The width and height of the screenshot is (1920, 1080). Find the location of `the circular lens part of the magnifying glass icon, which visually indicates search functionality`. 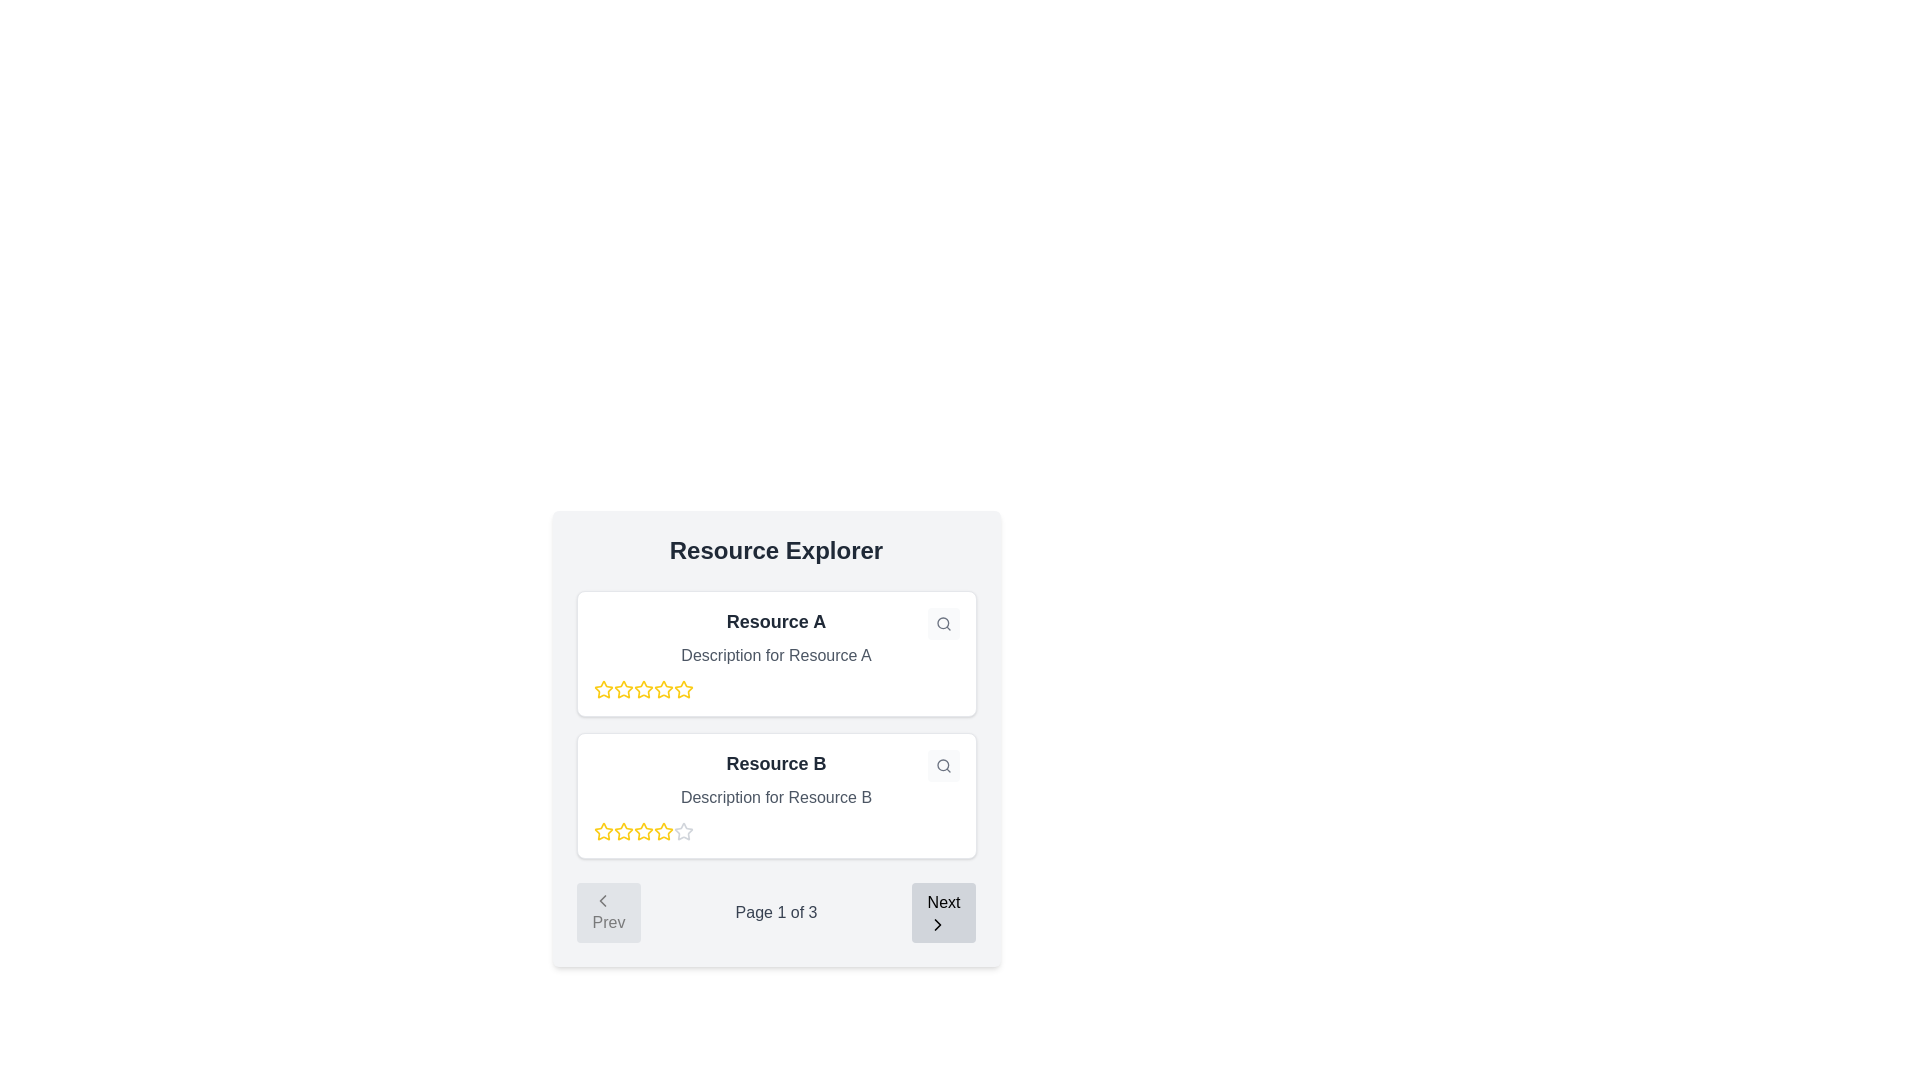

the circular lens part of the magnifying glass icon, which visually indicates search functionality is located at coordinates (941, 765).